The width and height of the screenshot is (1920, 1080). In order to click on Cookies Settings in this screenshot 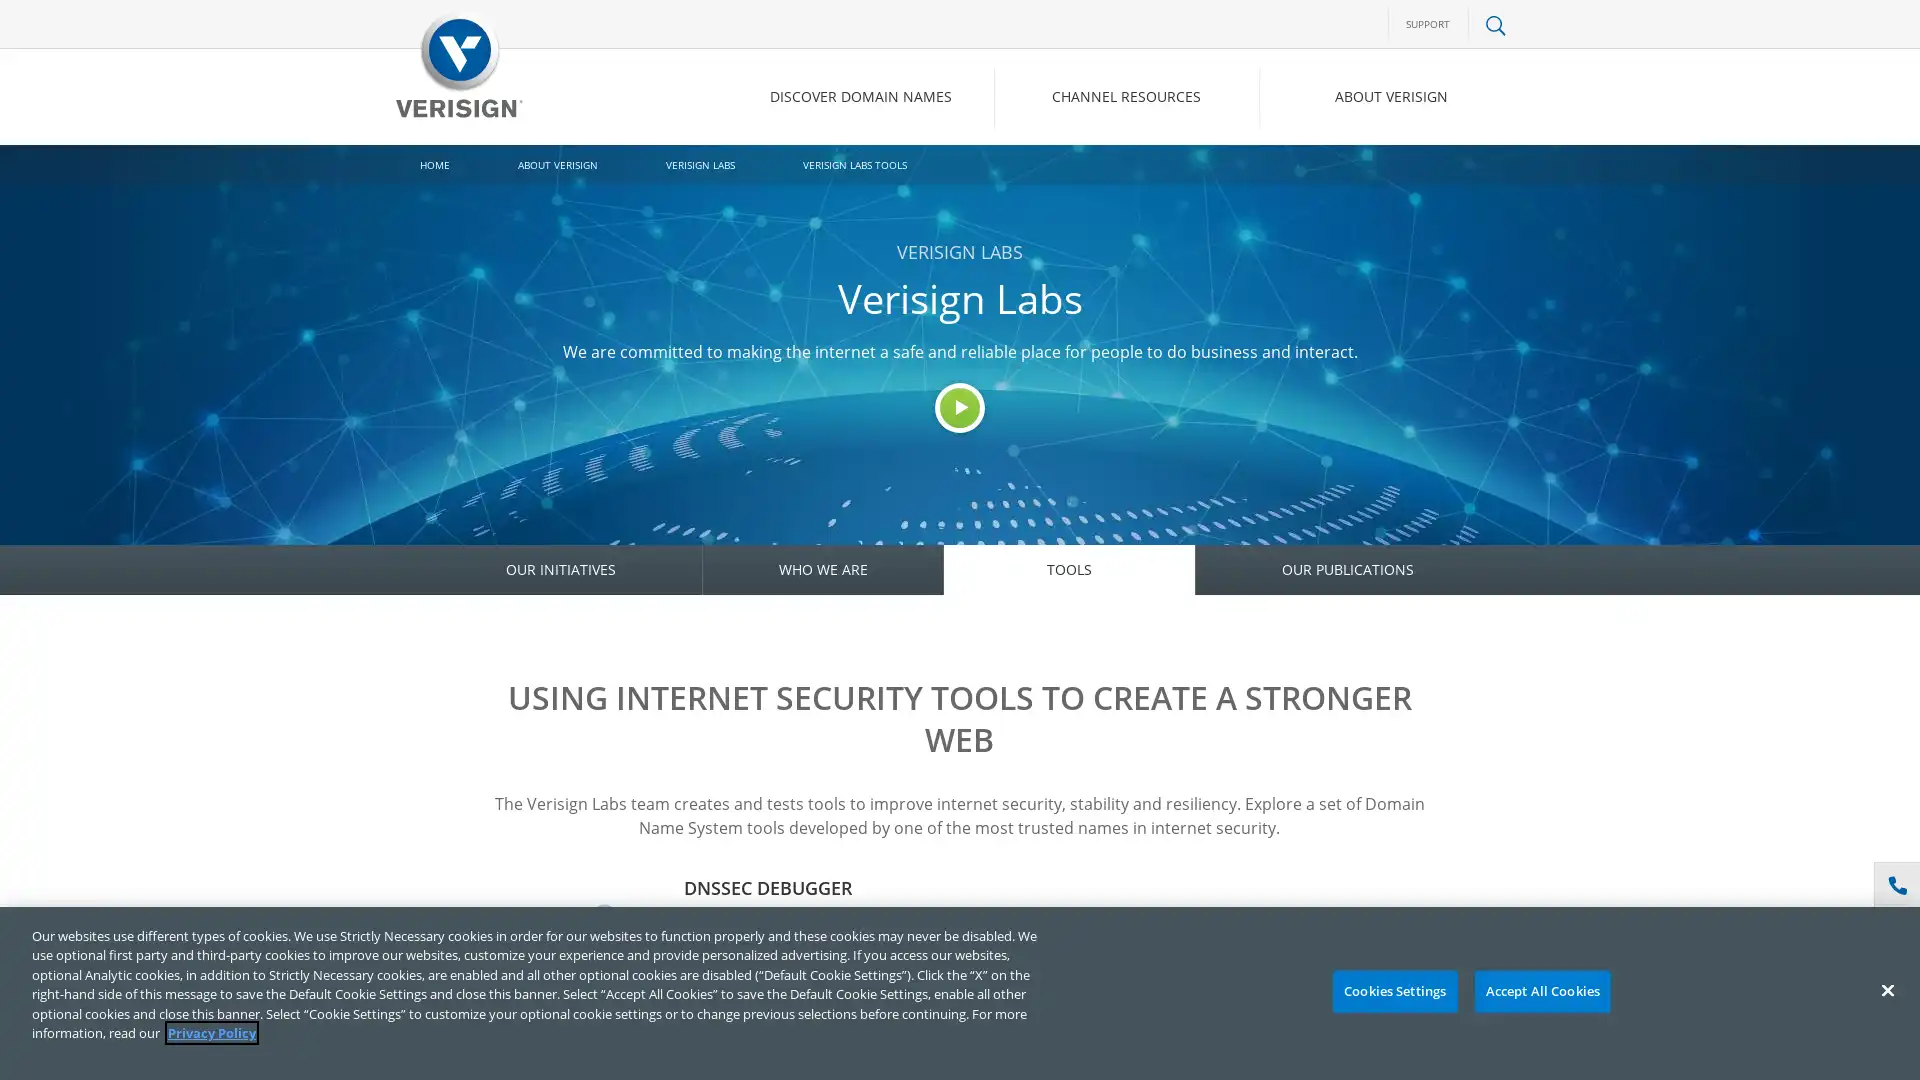, I will do `click(1393, 991)`.